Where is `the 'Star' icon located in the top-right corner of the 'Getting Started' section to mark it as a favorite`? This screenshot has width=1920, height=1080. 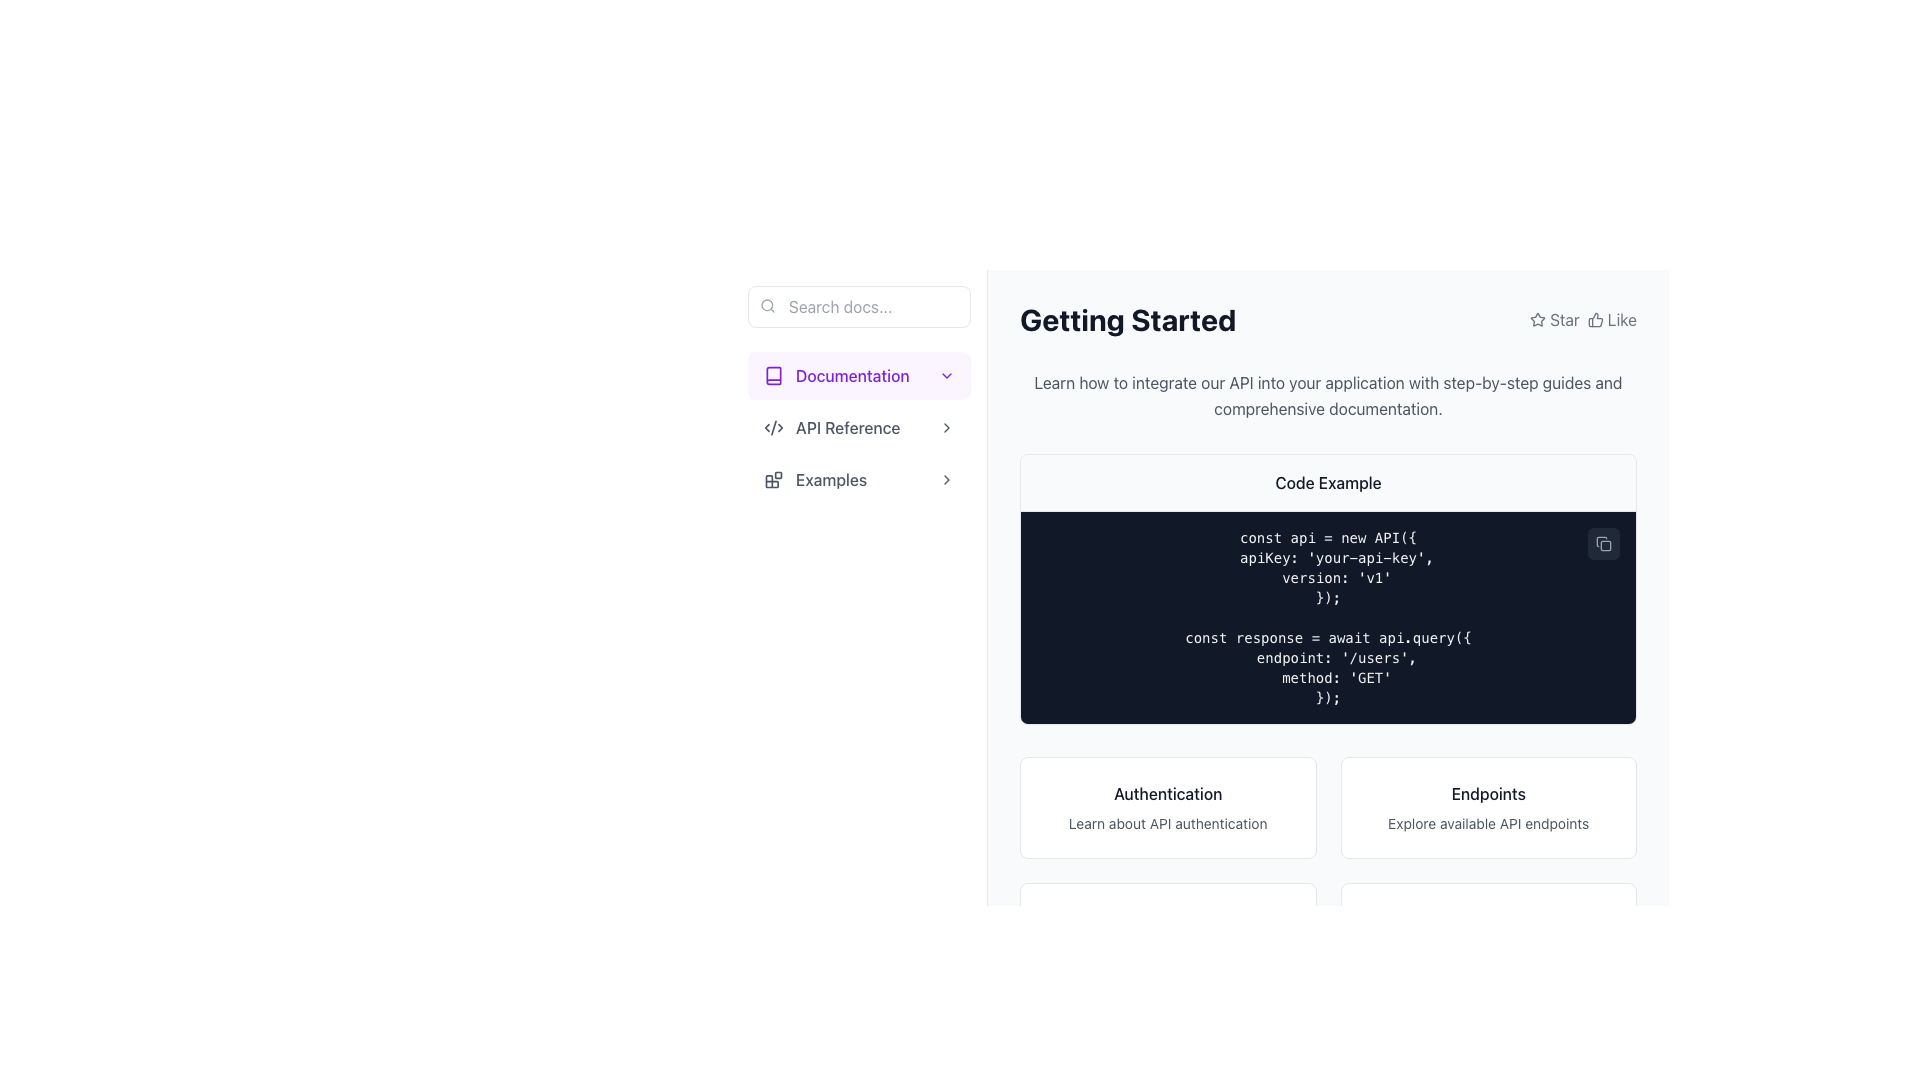 the 'Star' icon located in the top-right corner of the 'Getting Started' section to mark it as a favorite is located at coordinates (1582, 319).